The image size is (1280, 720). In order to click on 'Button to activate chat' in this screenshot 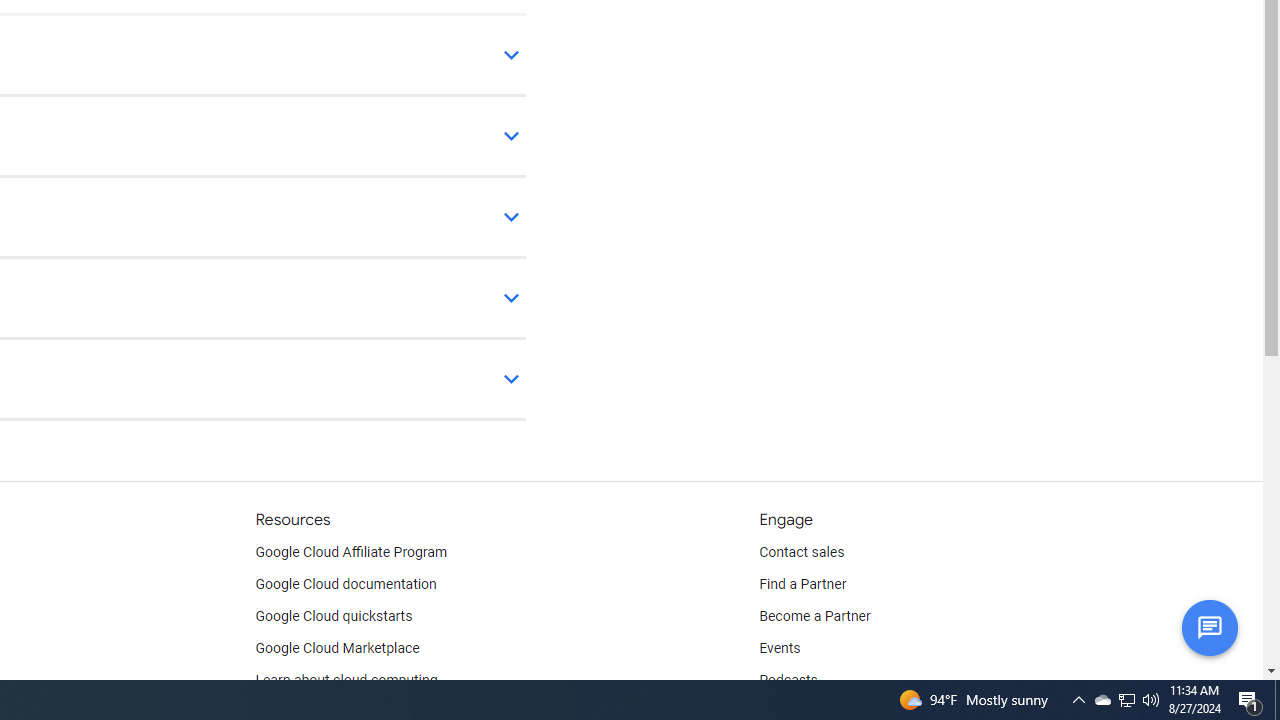, I will do `click(1208, 626)`.